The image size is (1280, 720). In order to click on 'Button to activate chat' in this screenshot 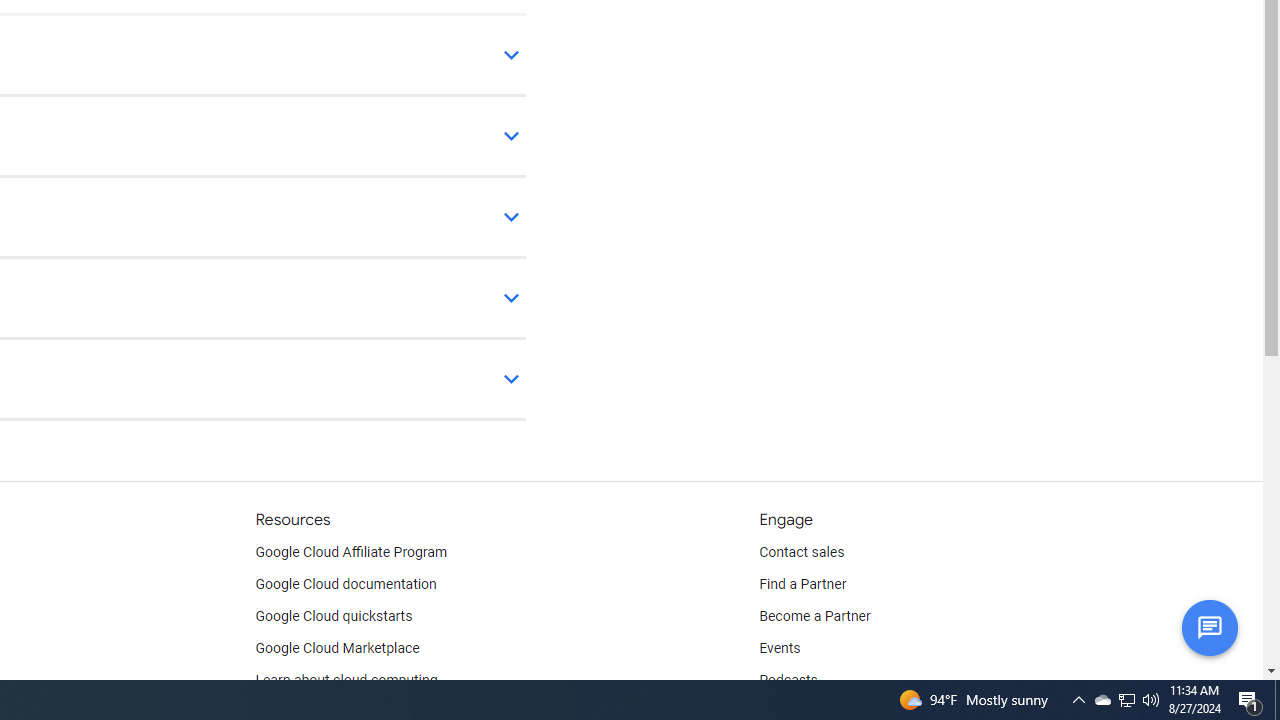, I will do `click(1208, 626)`.